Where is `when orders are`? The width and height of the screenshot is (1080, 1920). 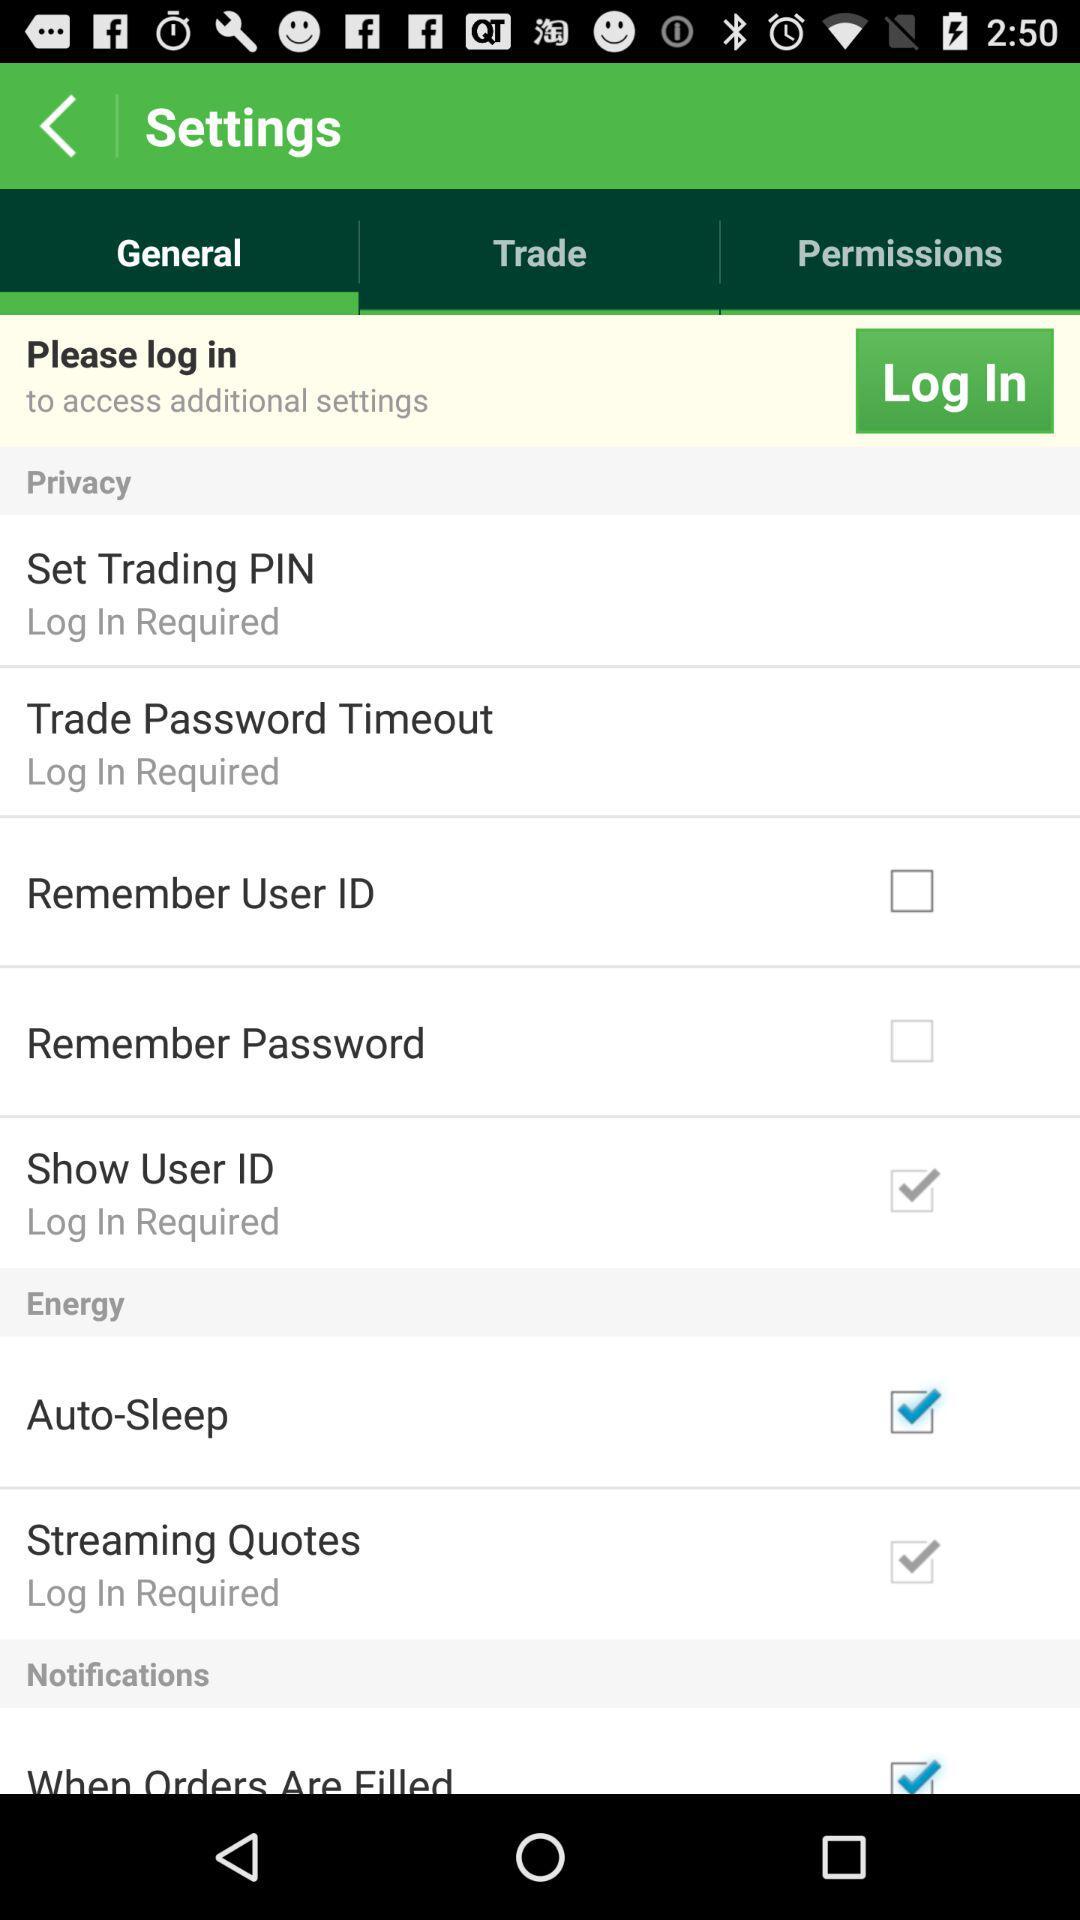 when orders are is located at coordinates (239, 1774).